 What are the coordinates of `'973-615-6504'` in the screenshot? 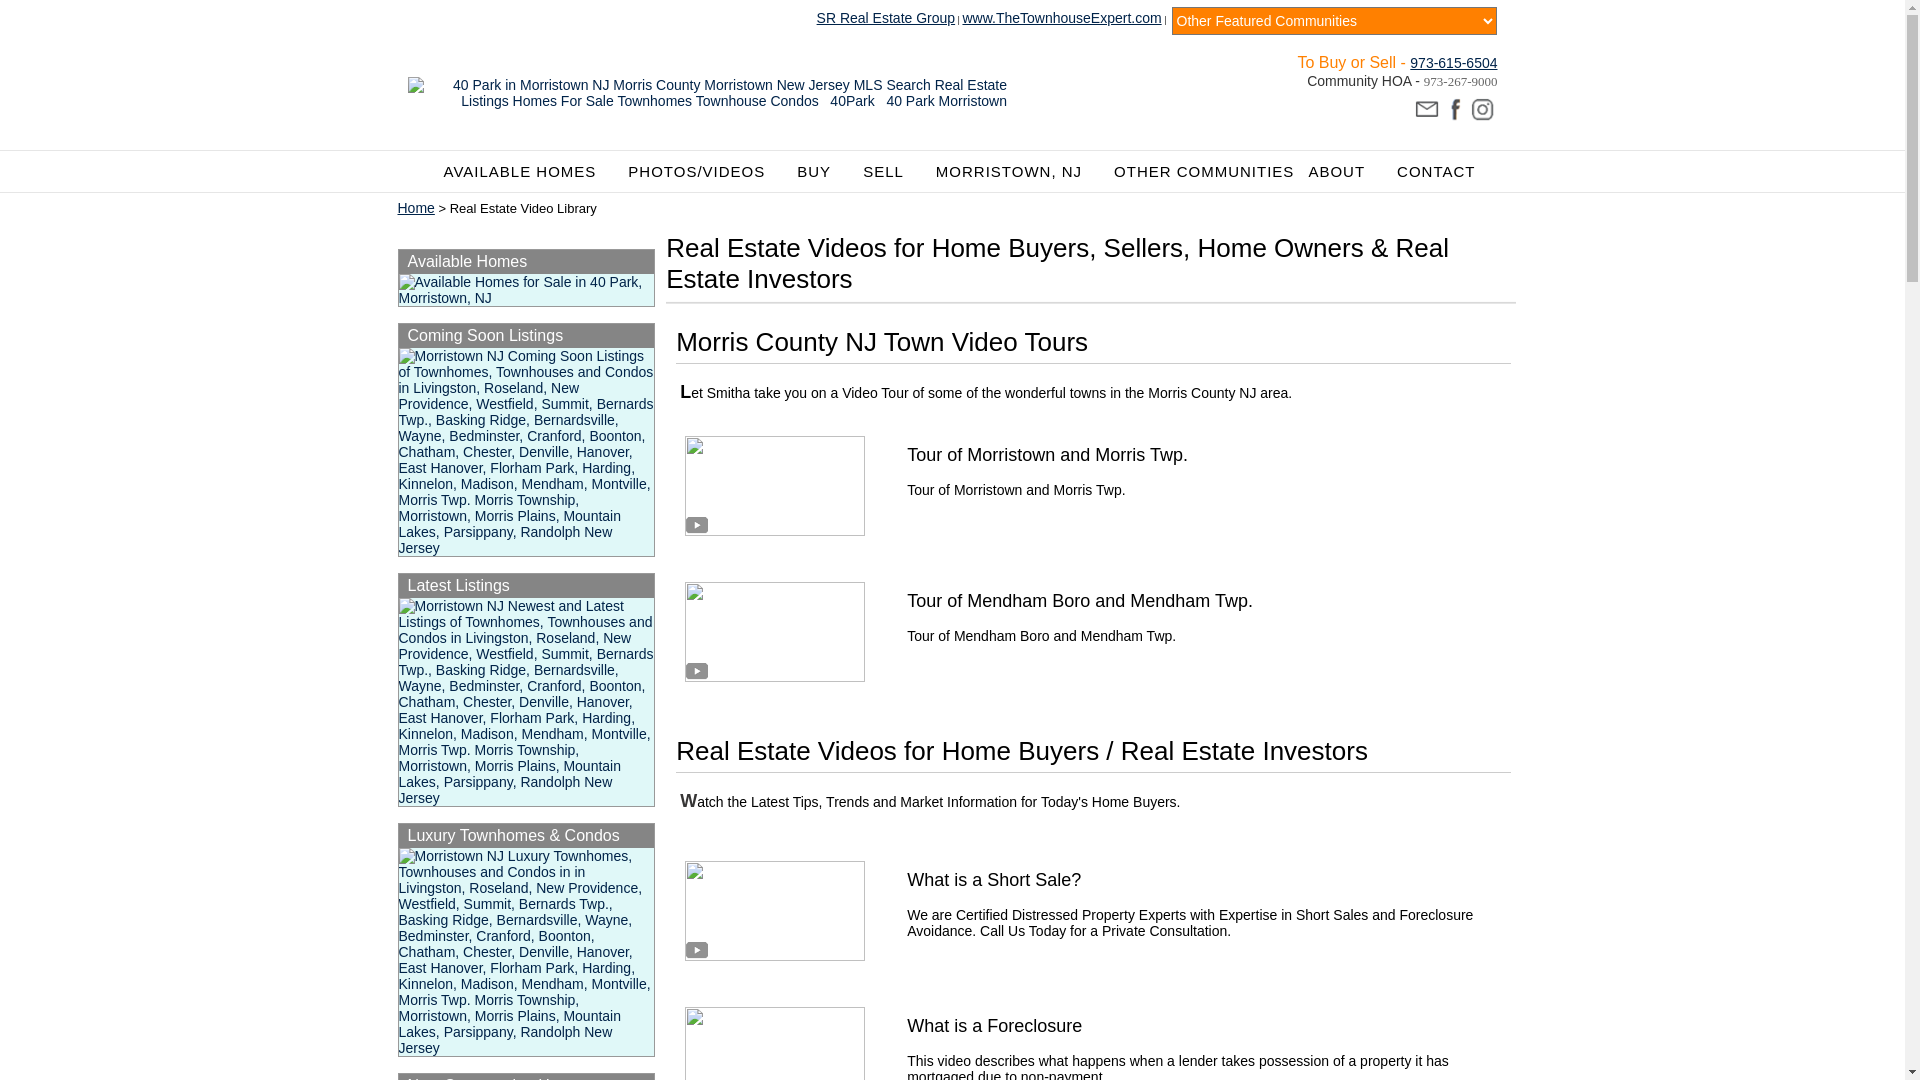 It's located at (1453, 60).